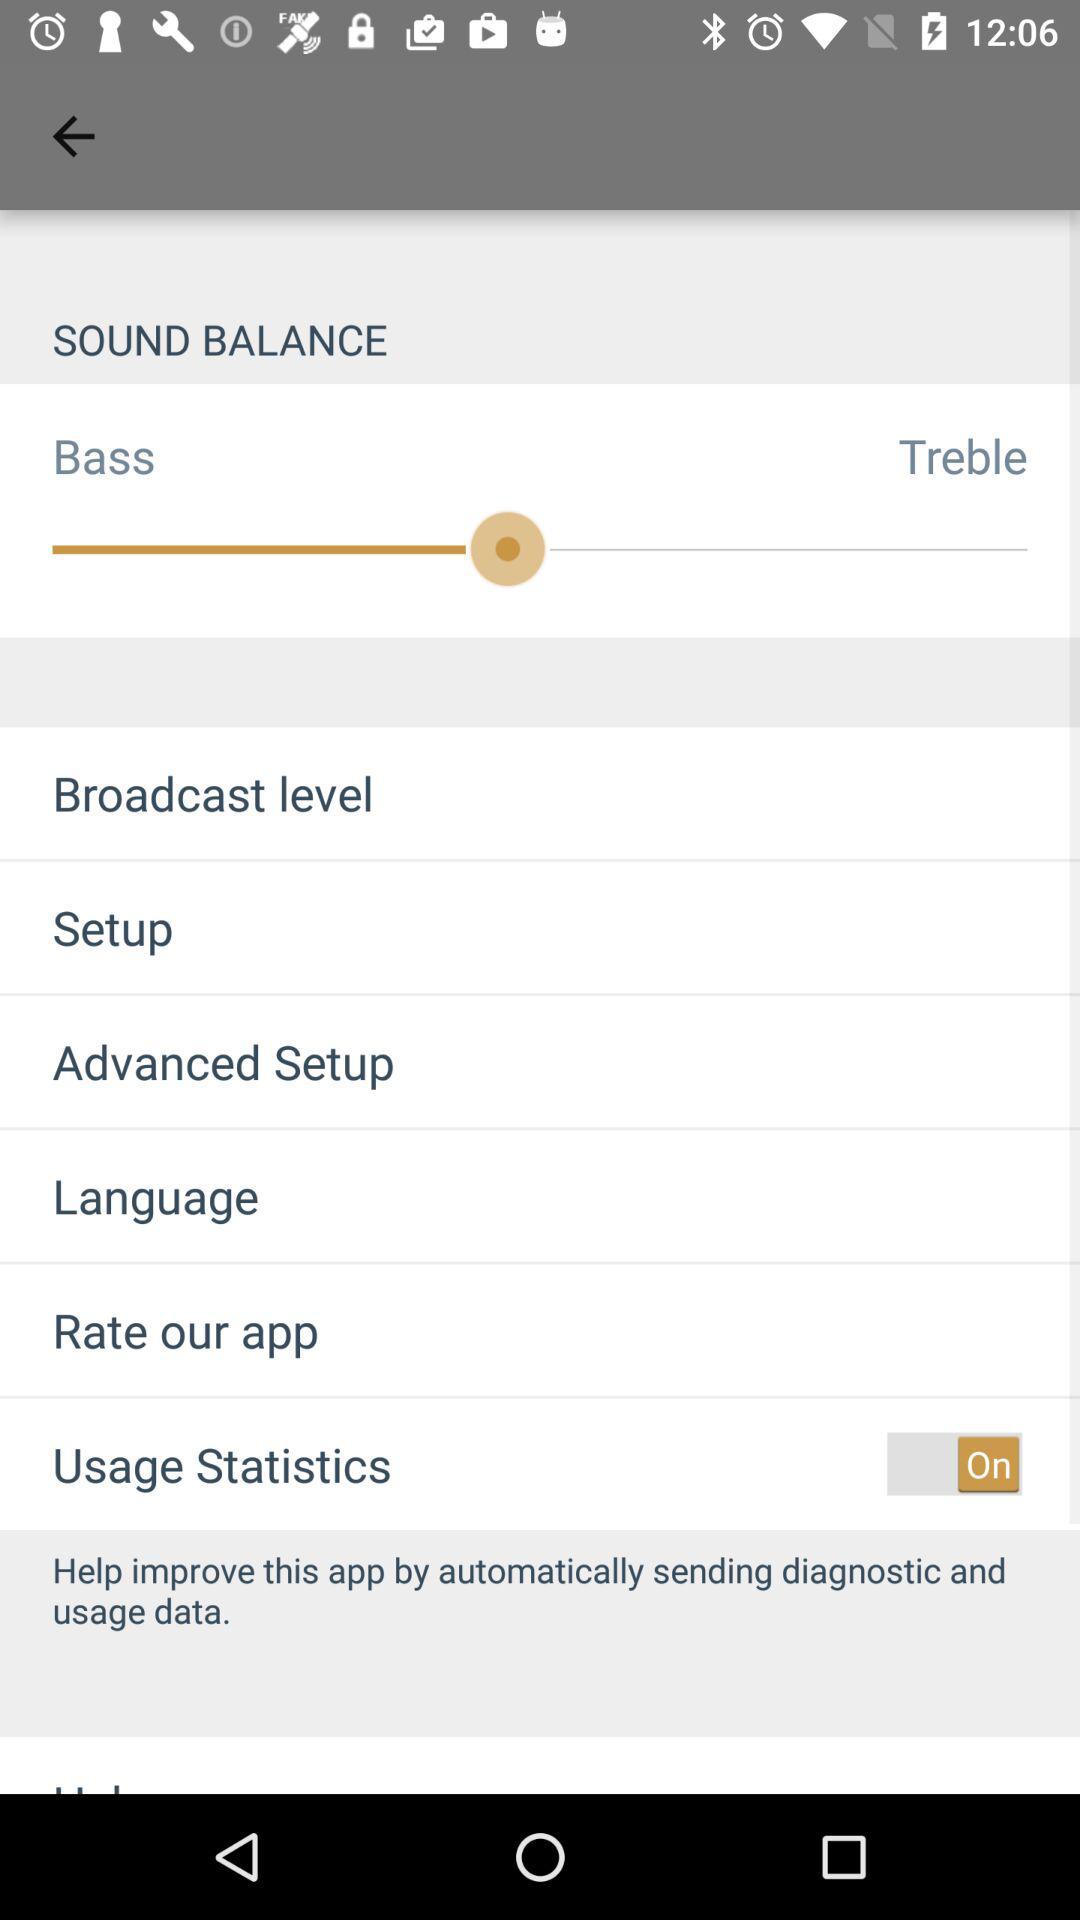  What do you see at coordinates (540, 339) in the screenshot?
I see `the sound balance item` at bounding box center [540, 339].